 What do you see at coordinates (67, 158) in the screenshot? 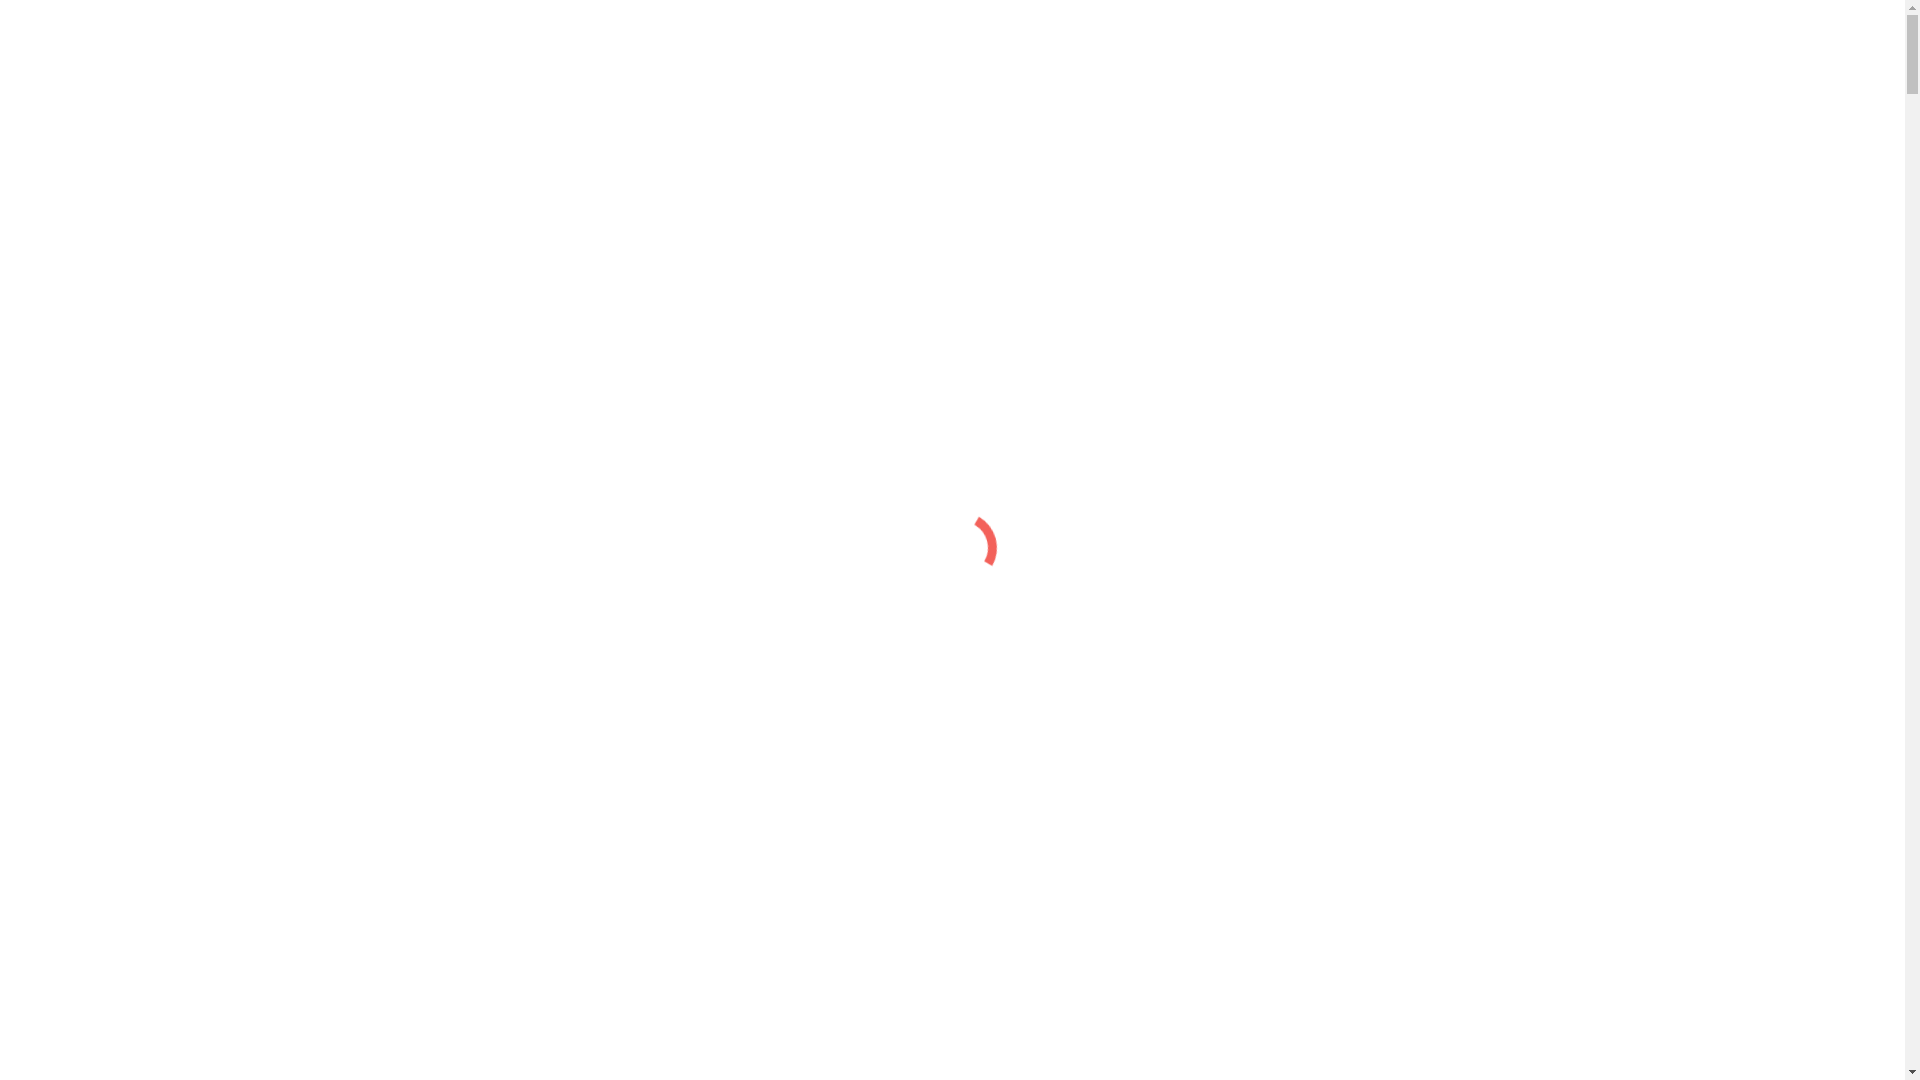
I see `'Home'` at bounding box center [67, 158].